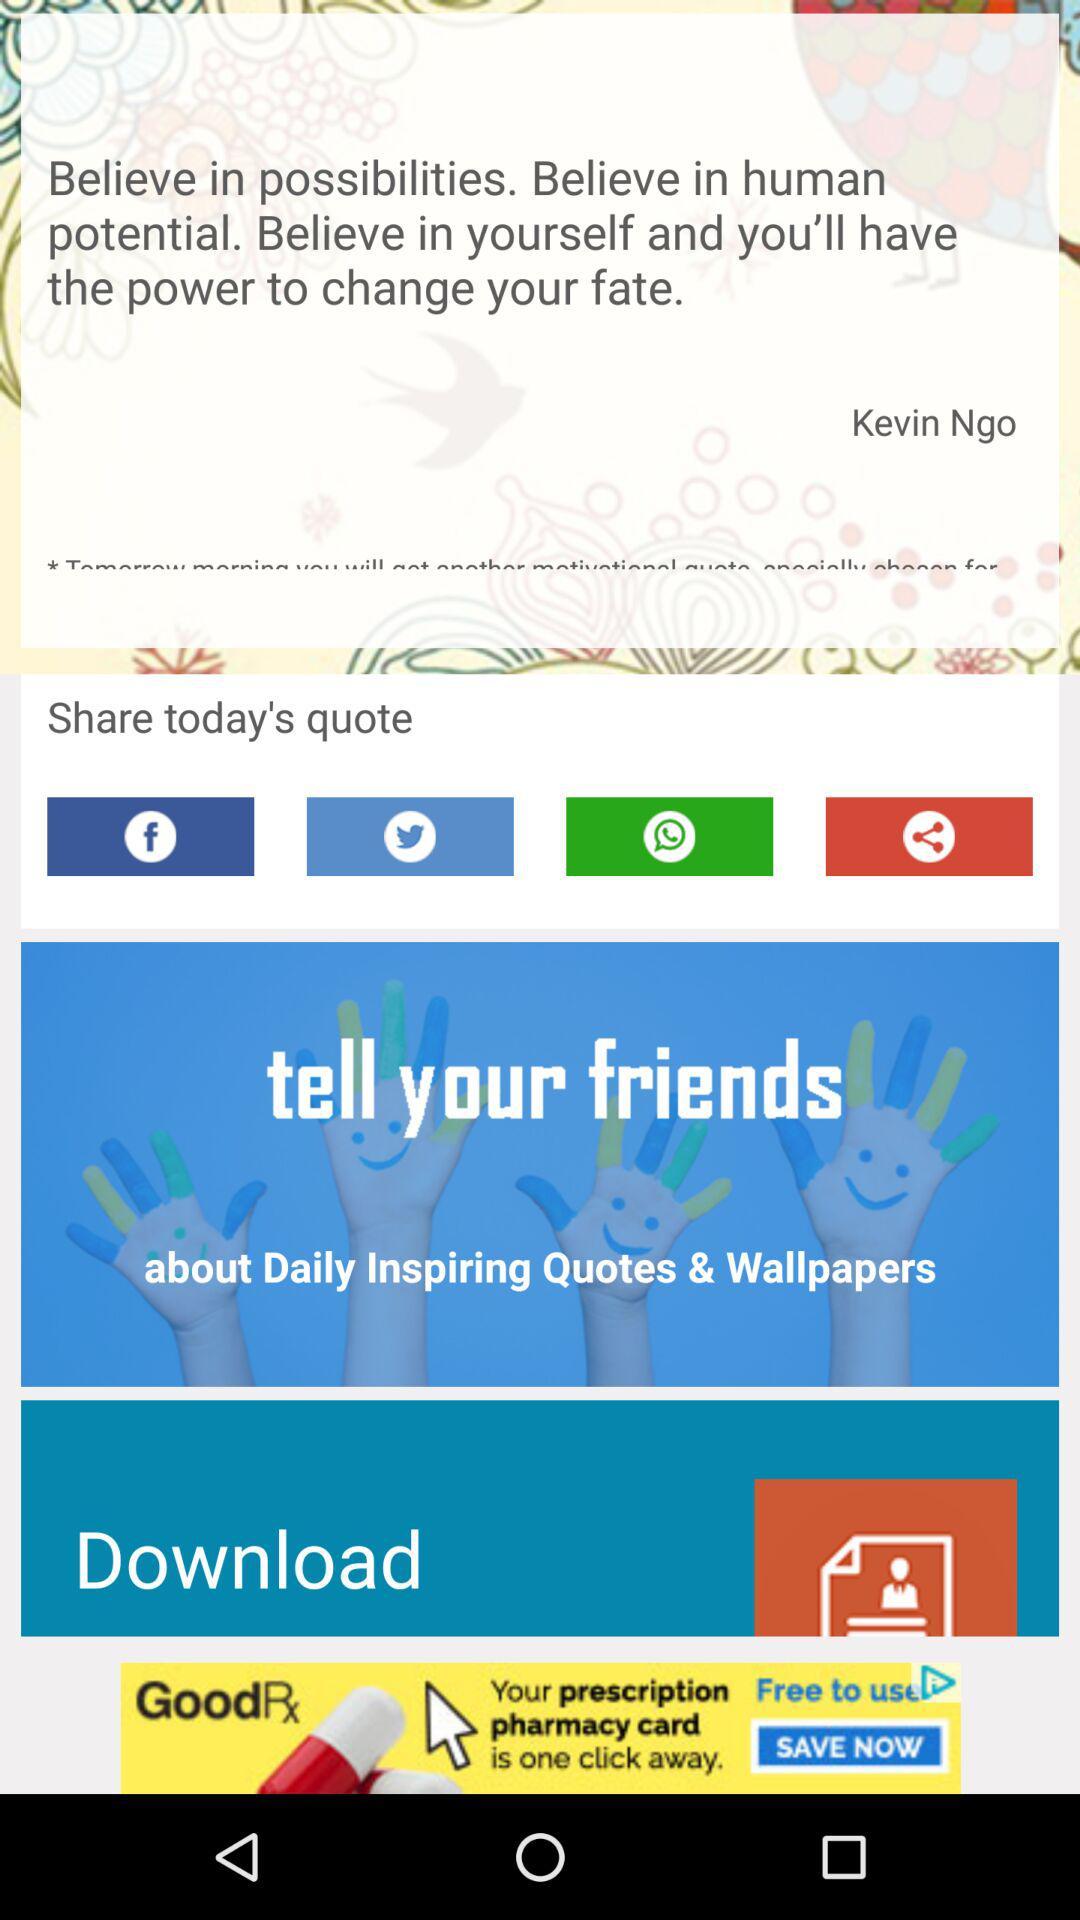 The image size is (1080, 1920). What do you see at coordinates (929, 836) in the screenshot?
I see `share this quote` at bounding box center [929, 836].